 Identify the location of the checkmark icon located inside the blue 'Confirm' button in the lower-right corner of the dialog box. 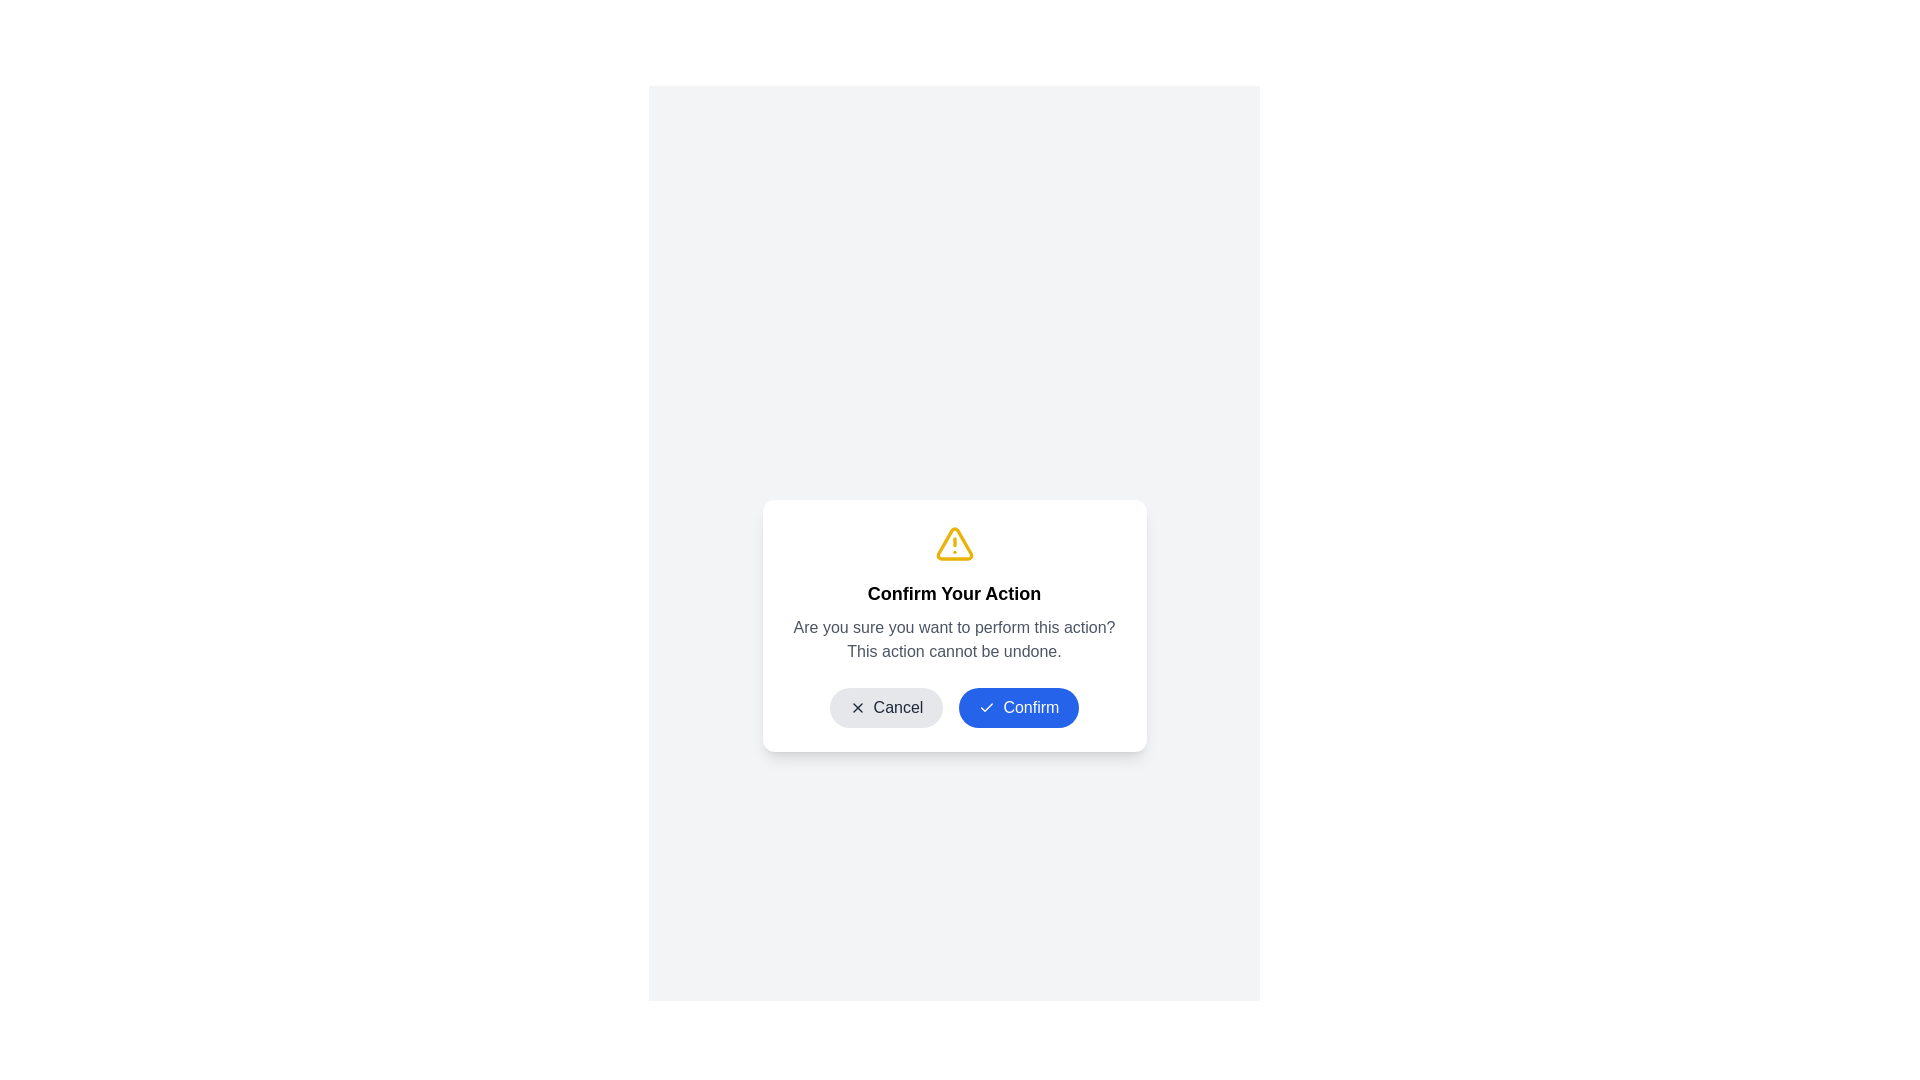
(987, 707).